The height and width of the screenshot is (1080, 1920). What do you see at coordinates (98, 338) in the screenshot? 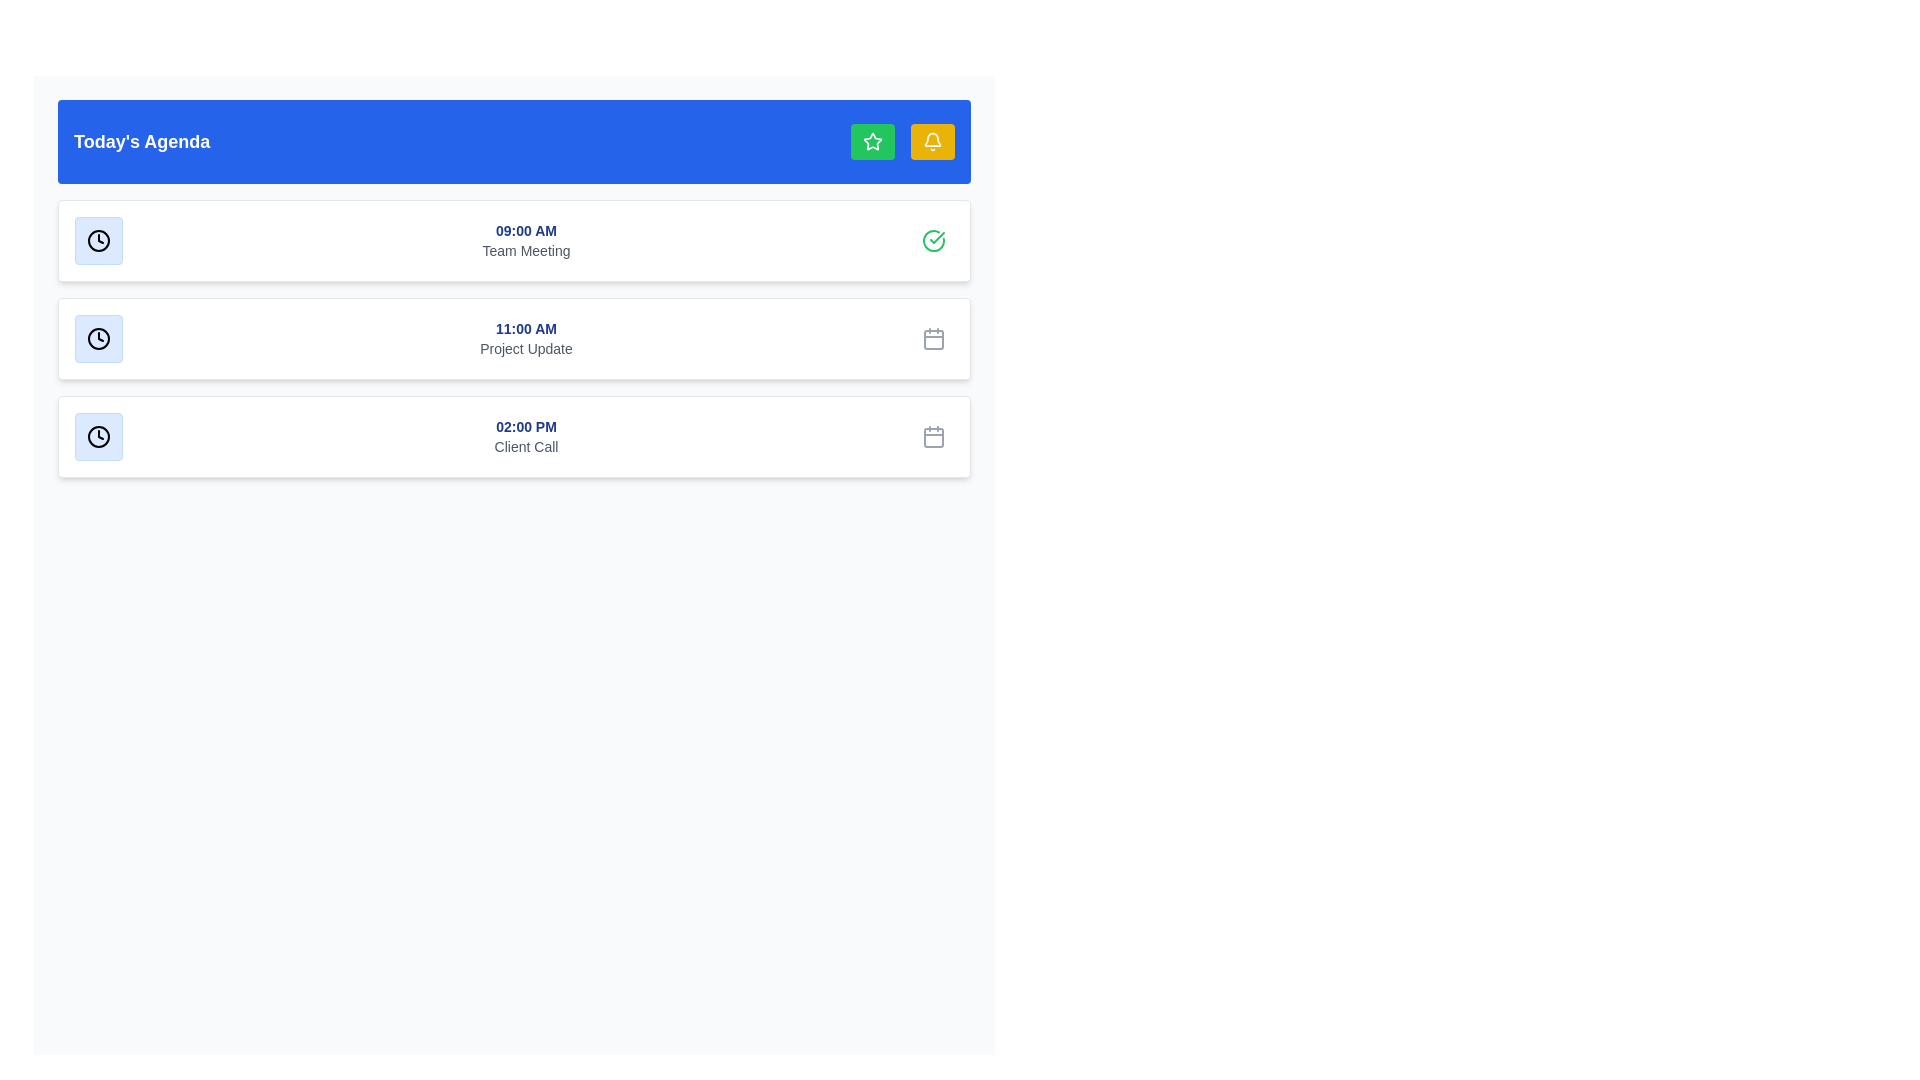
I see `the clock icon represented by a circle, located at the center of the clock SVG element, to the left of the '11:00 AM Project Update' label` at bounding box center [98, 338].